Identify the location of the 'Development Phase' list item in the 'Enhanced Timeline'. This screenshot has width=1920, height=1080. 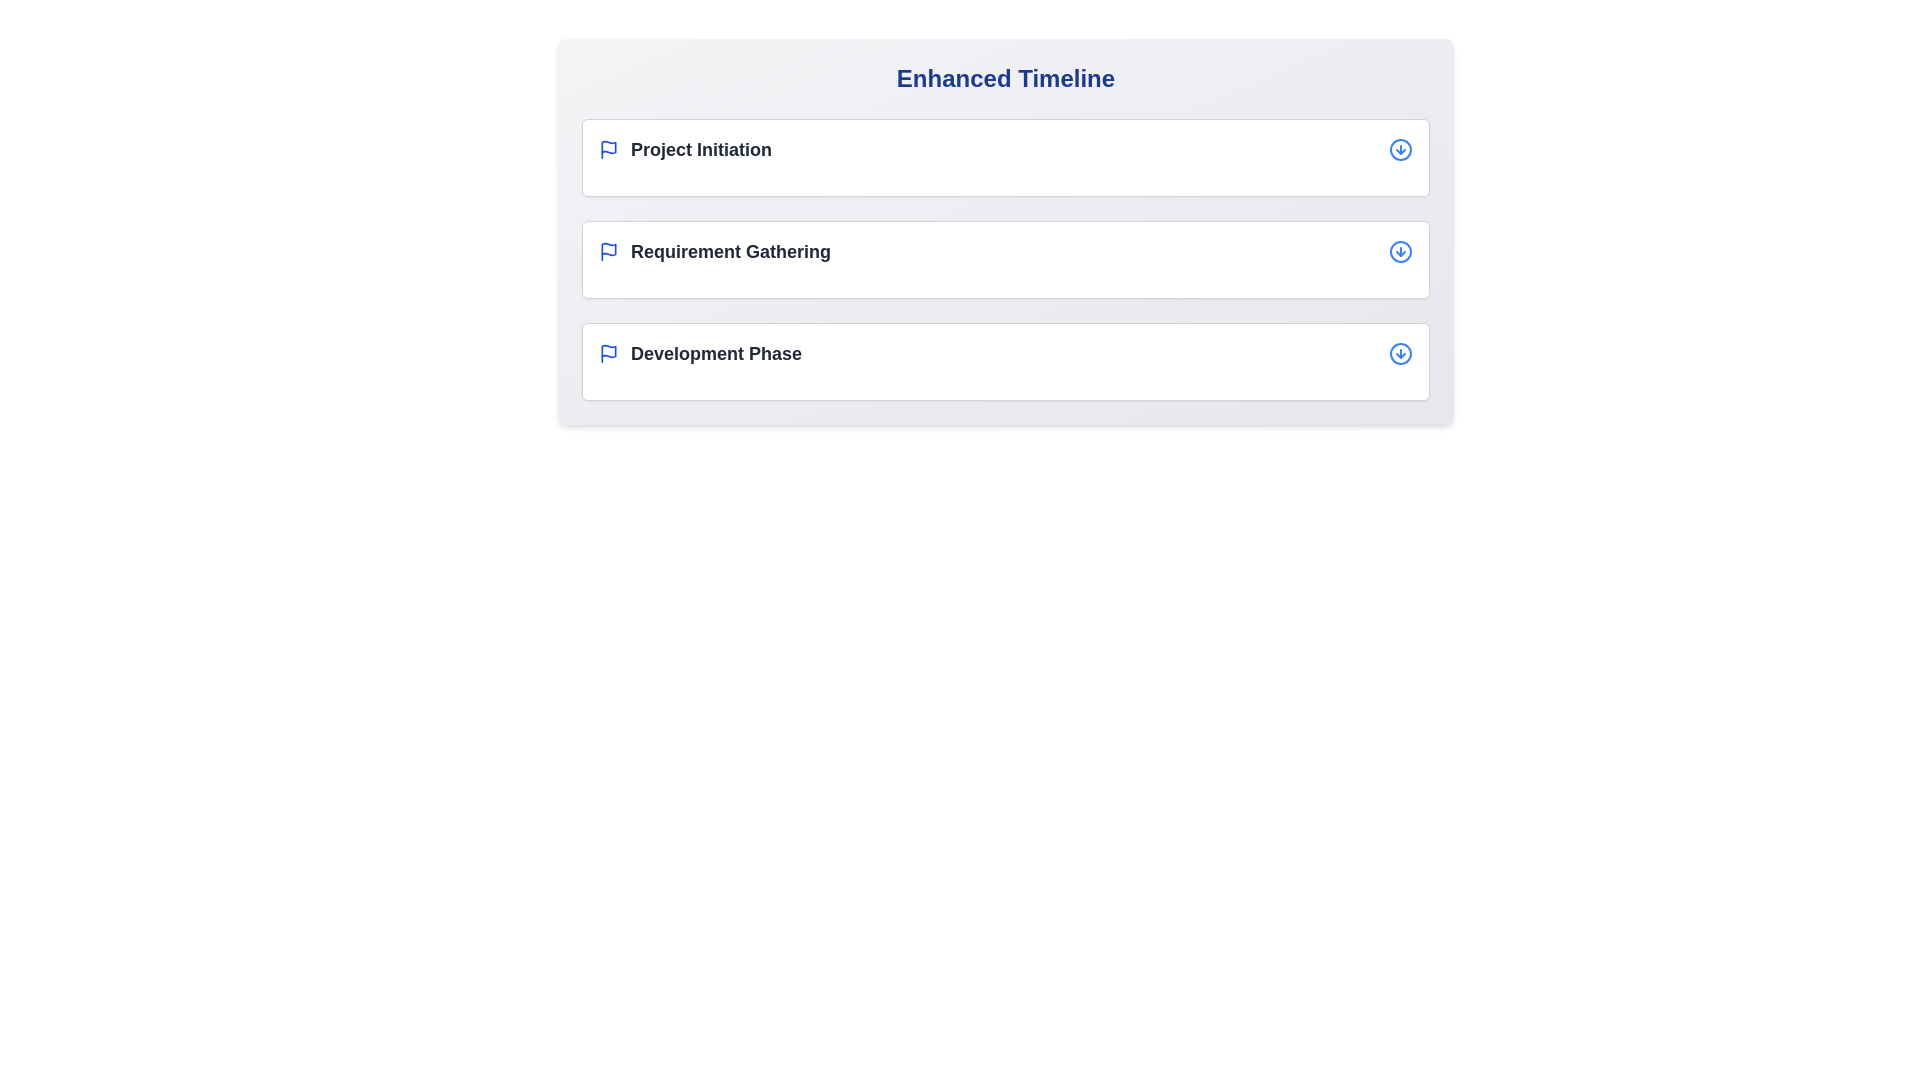
(1006, 353).